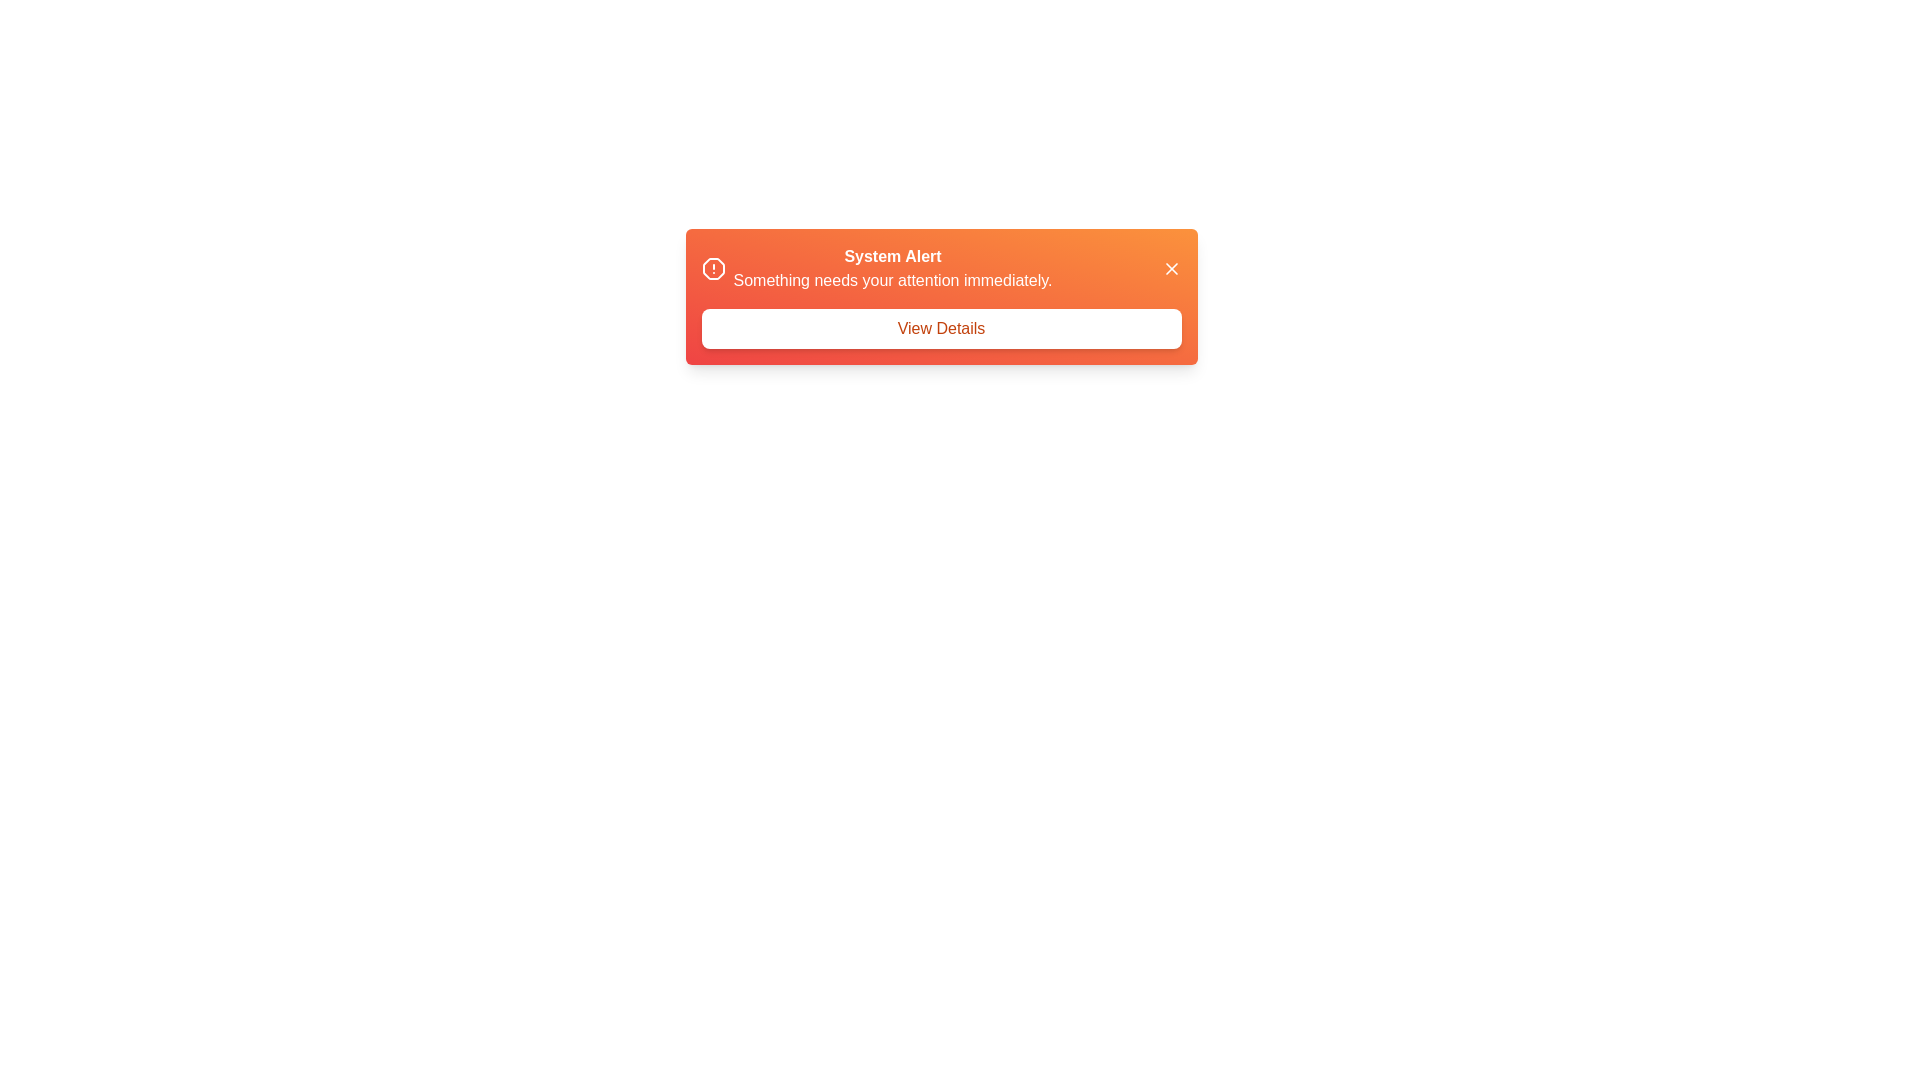  I want to click on the Textual information display that shows 'System Alert' and 'Something needs your attention immediately', which is centrally positioned in the top half of the alert box, so click(891, 268).